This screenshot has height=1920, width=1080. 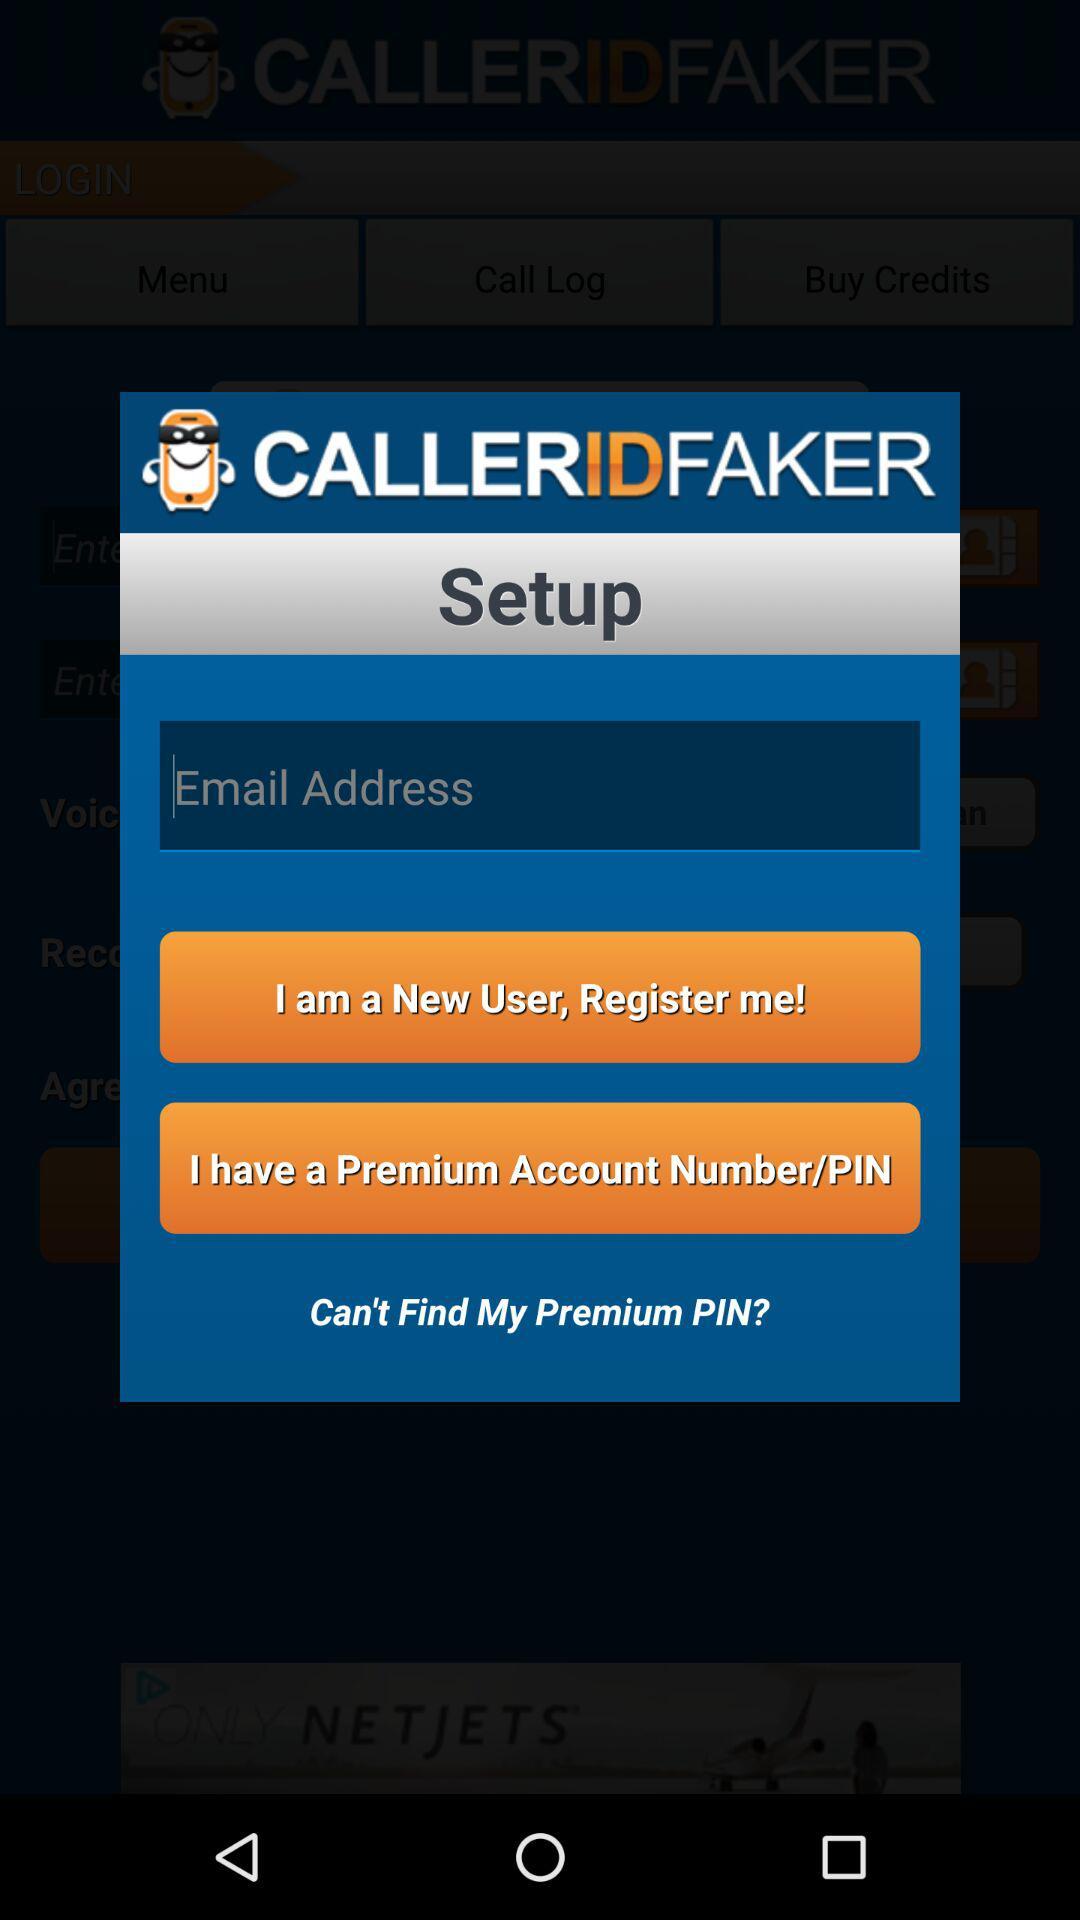 I want to click on icon above the setup app, so click(x=540, y=461).